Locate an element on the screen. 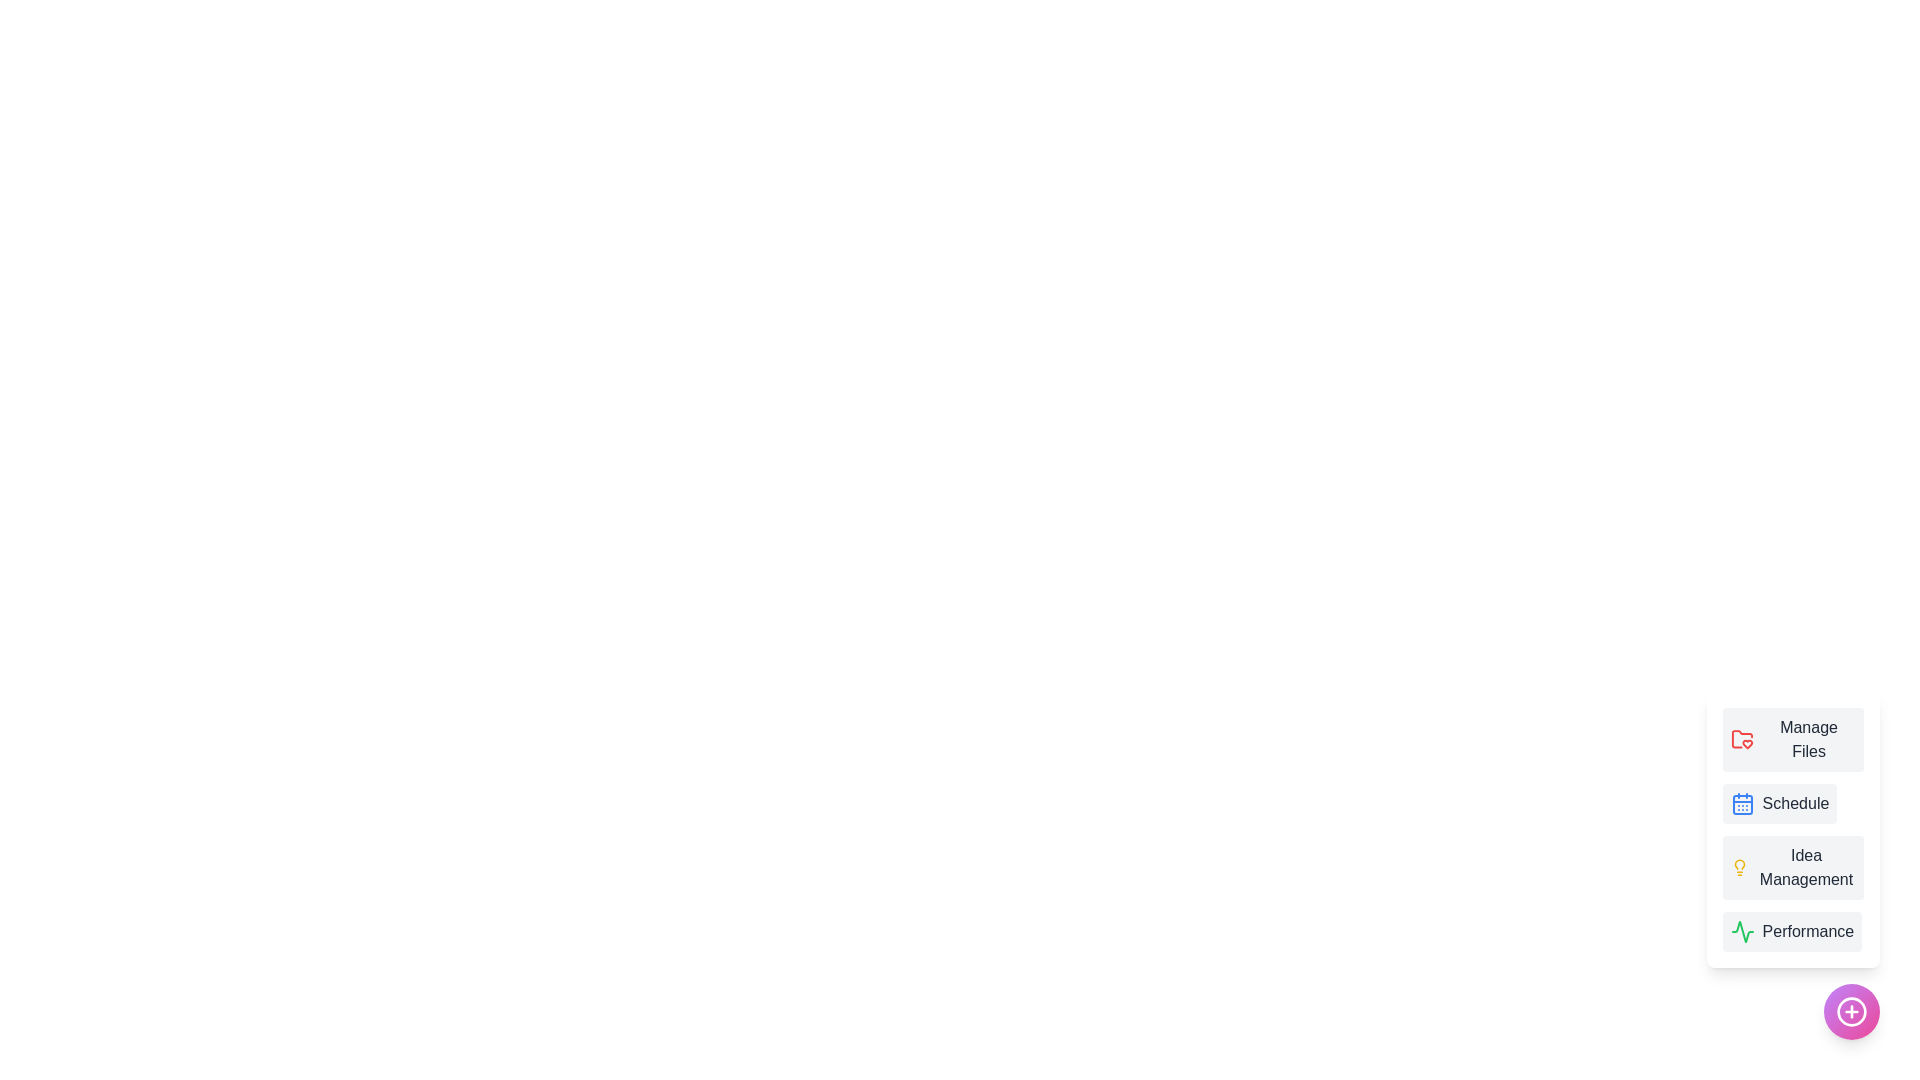  the 'Schedule' button to select it is located at coordinates (1780, 802).